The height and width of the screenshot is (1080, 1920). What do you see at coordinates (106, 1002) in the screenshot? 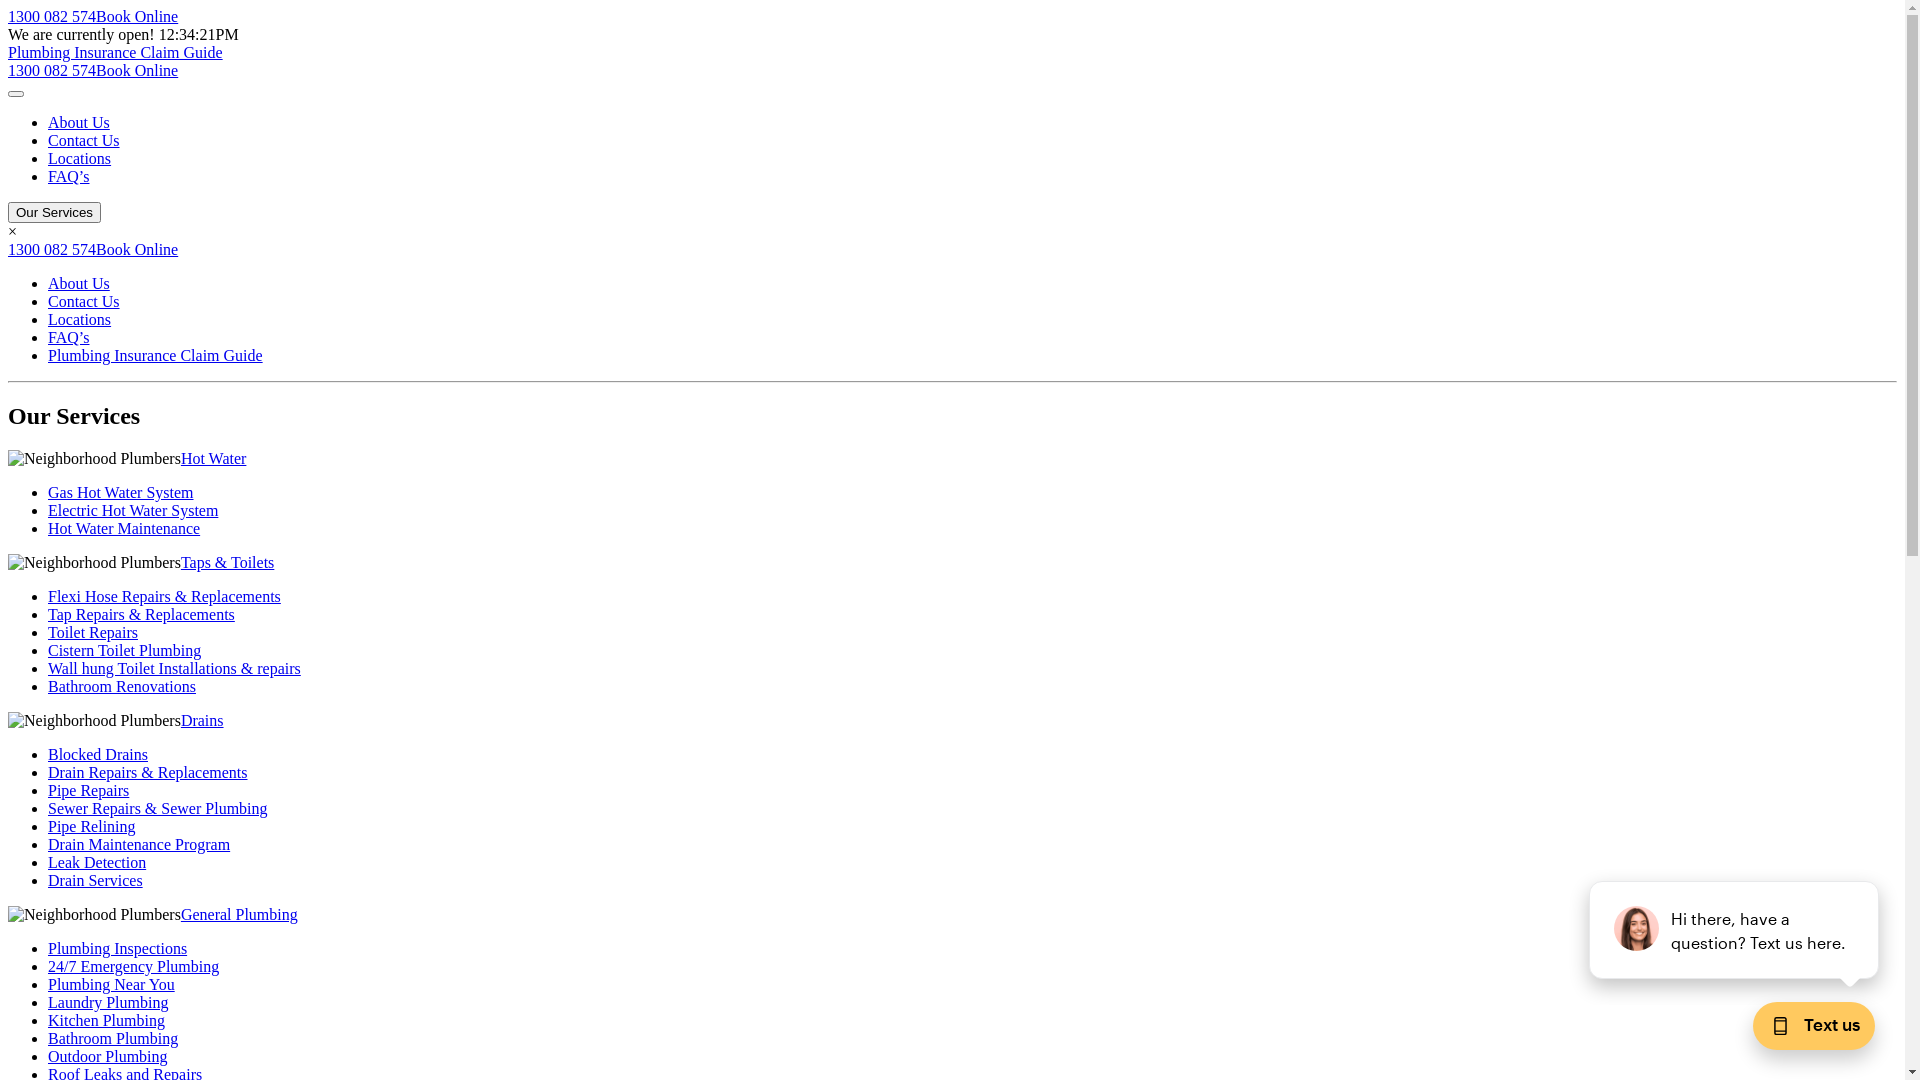
I see `'Laundry Plumbing'` at bounding box center [106, 1002].